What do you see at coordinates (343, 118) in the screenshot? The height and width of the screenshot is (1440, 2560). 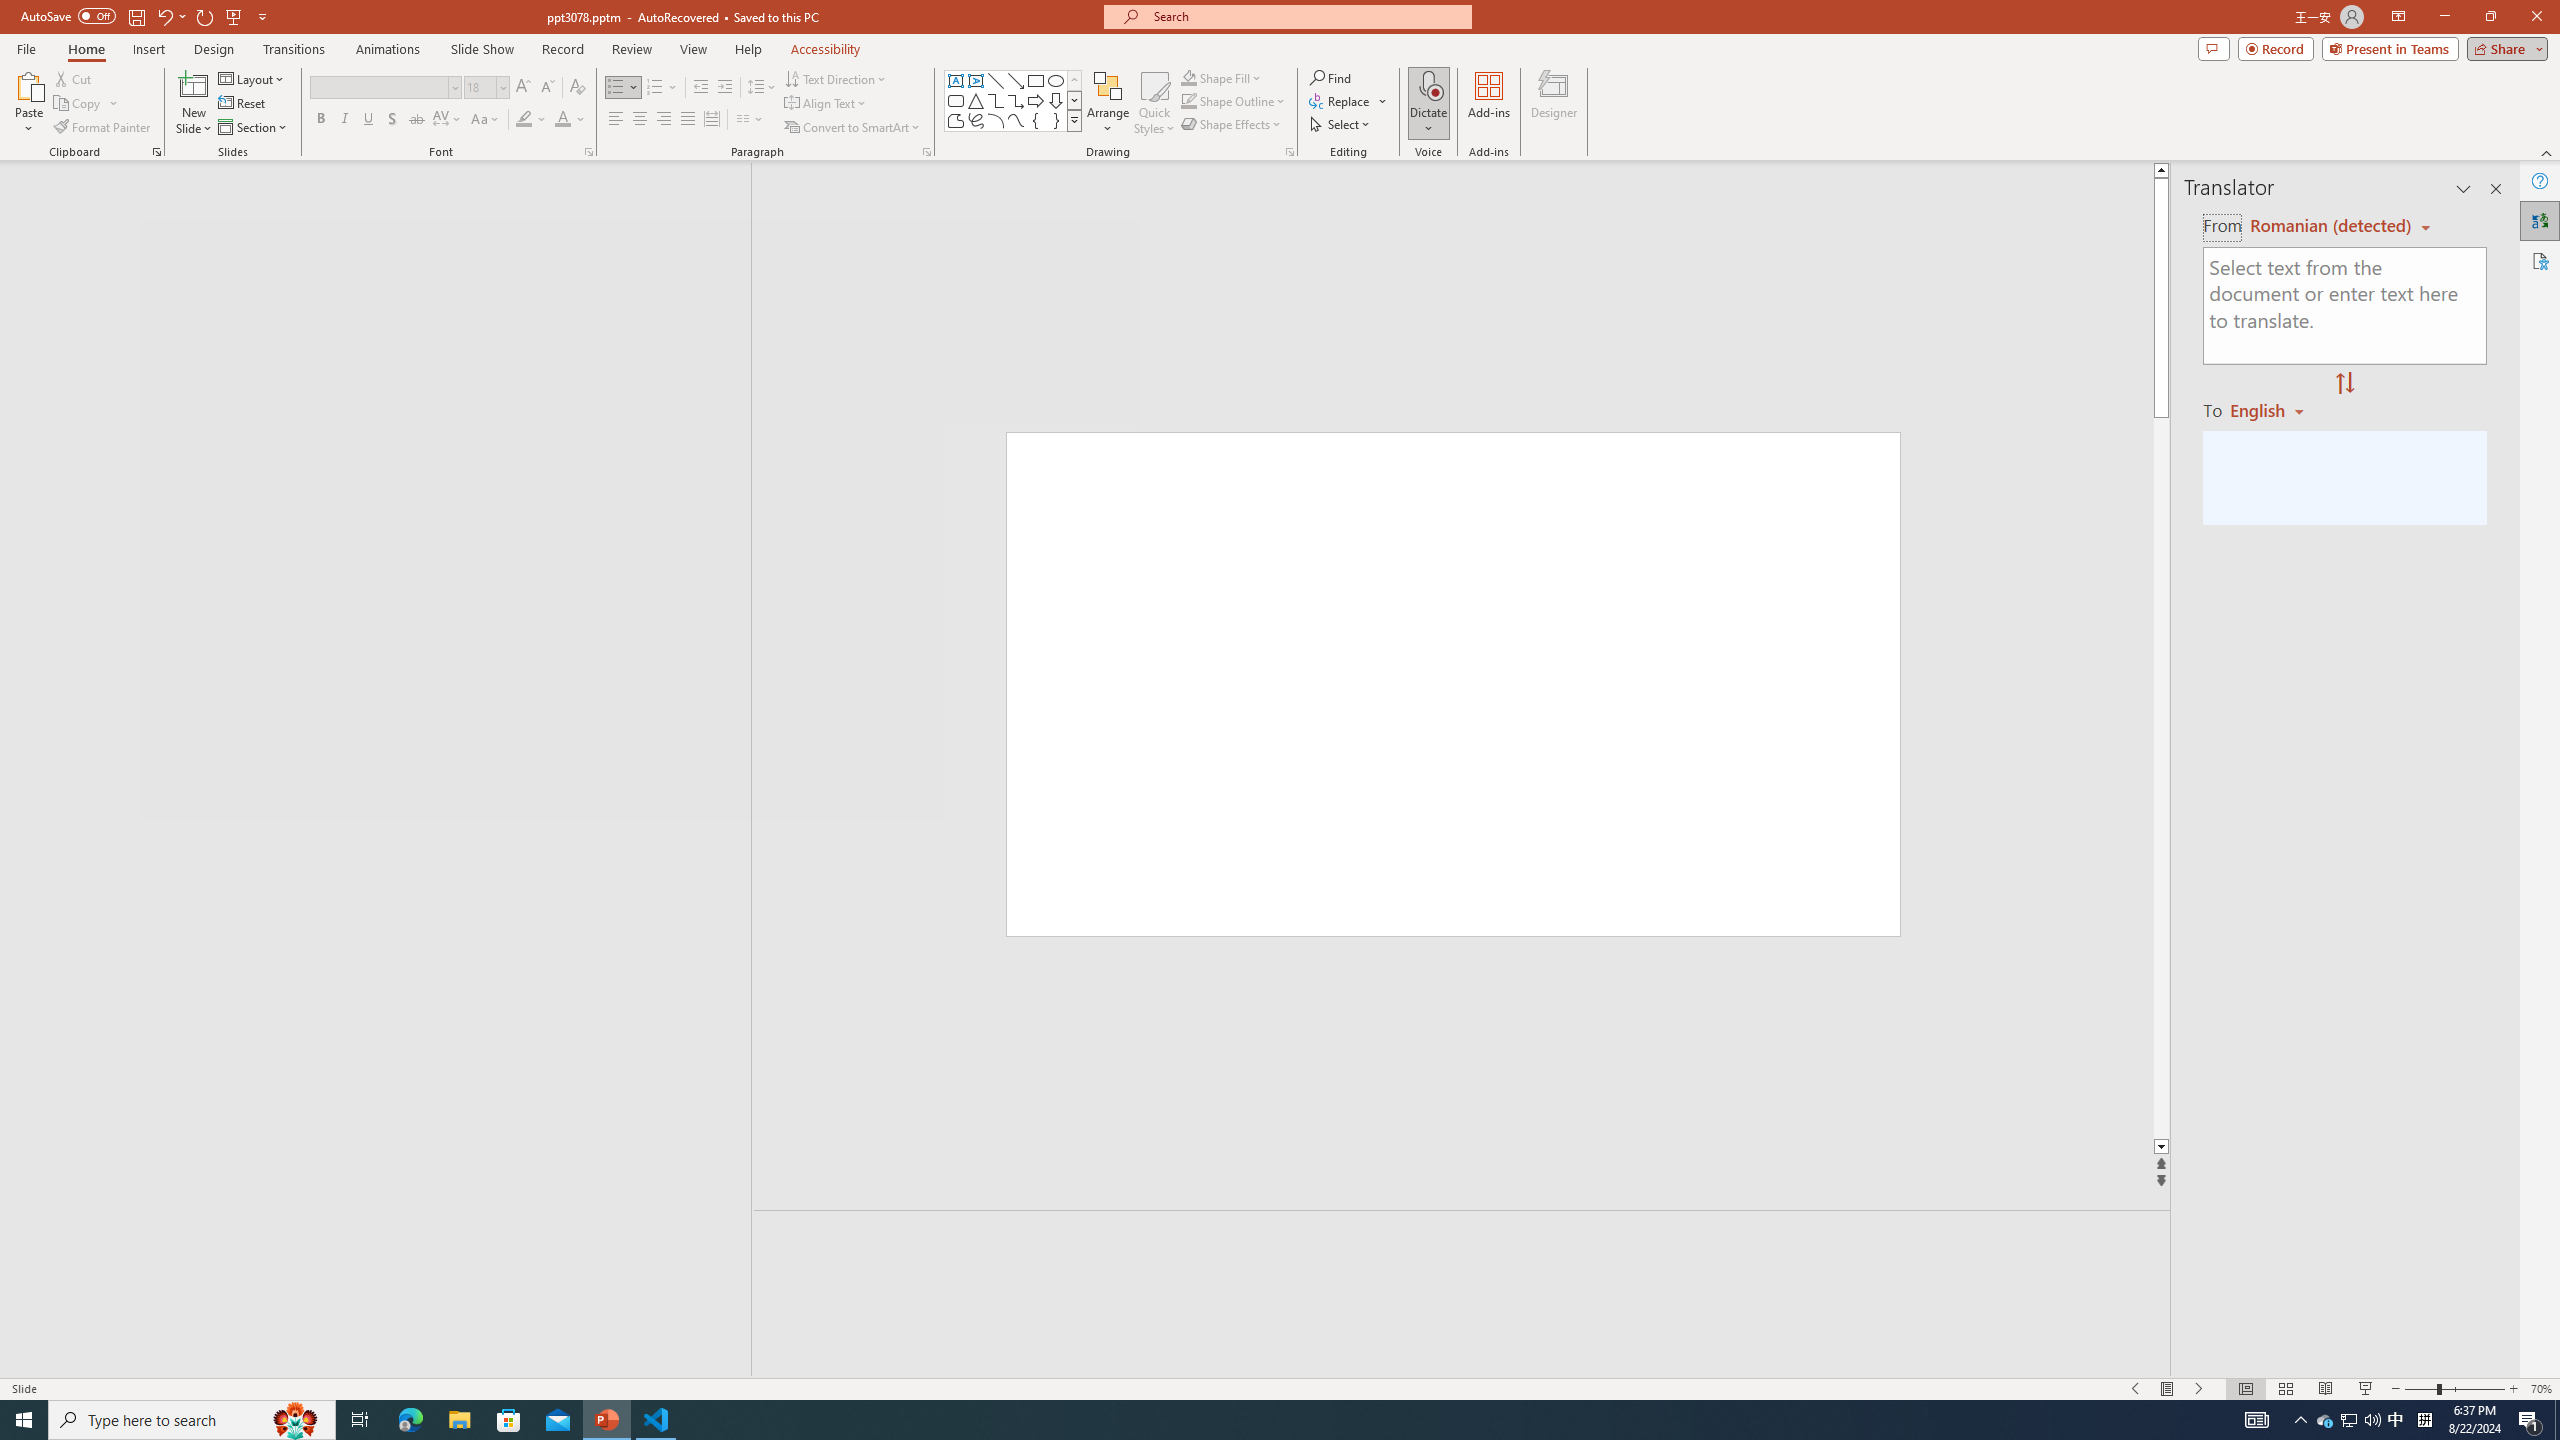 I see `'Italic'` at bounding box center [343, 118].